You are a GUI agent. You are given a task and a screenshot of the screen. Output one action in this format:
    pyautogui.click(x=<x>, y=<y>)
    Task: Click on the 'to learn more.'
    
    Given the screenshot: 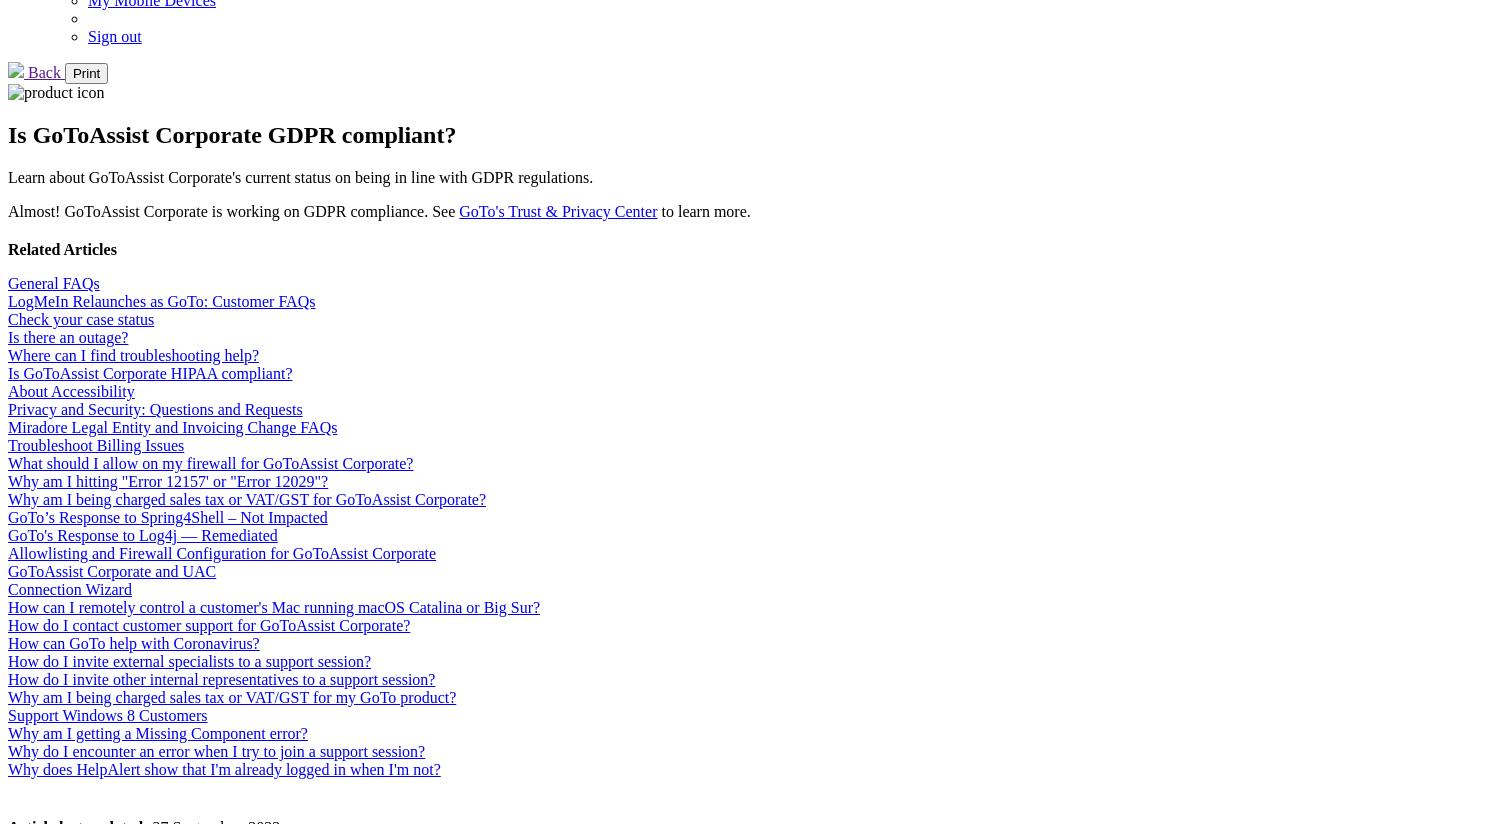 What is the action you would take?
    pyautogui.click(x=657, y=209)
    